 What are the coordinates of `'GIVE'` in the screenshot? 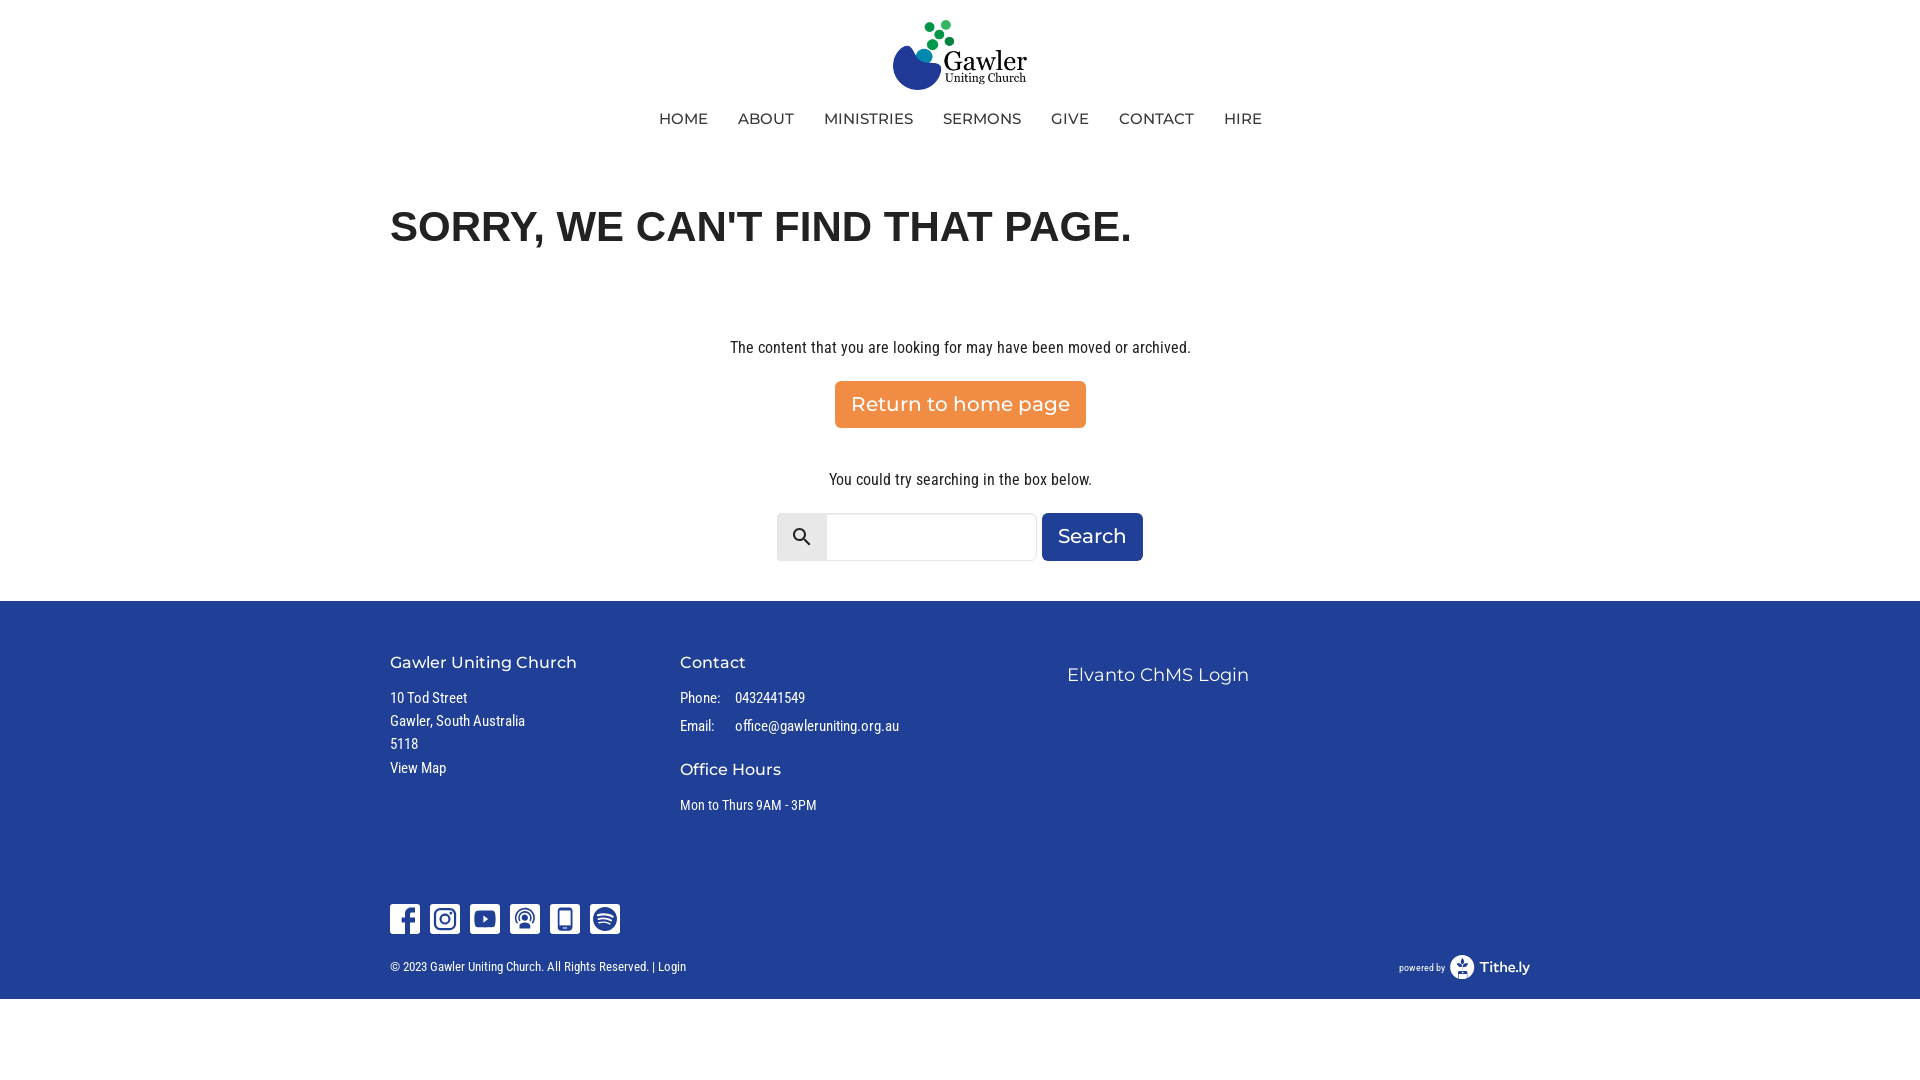 It's located at (1049, 118).